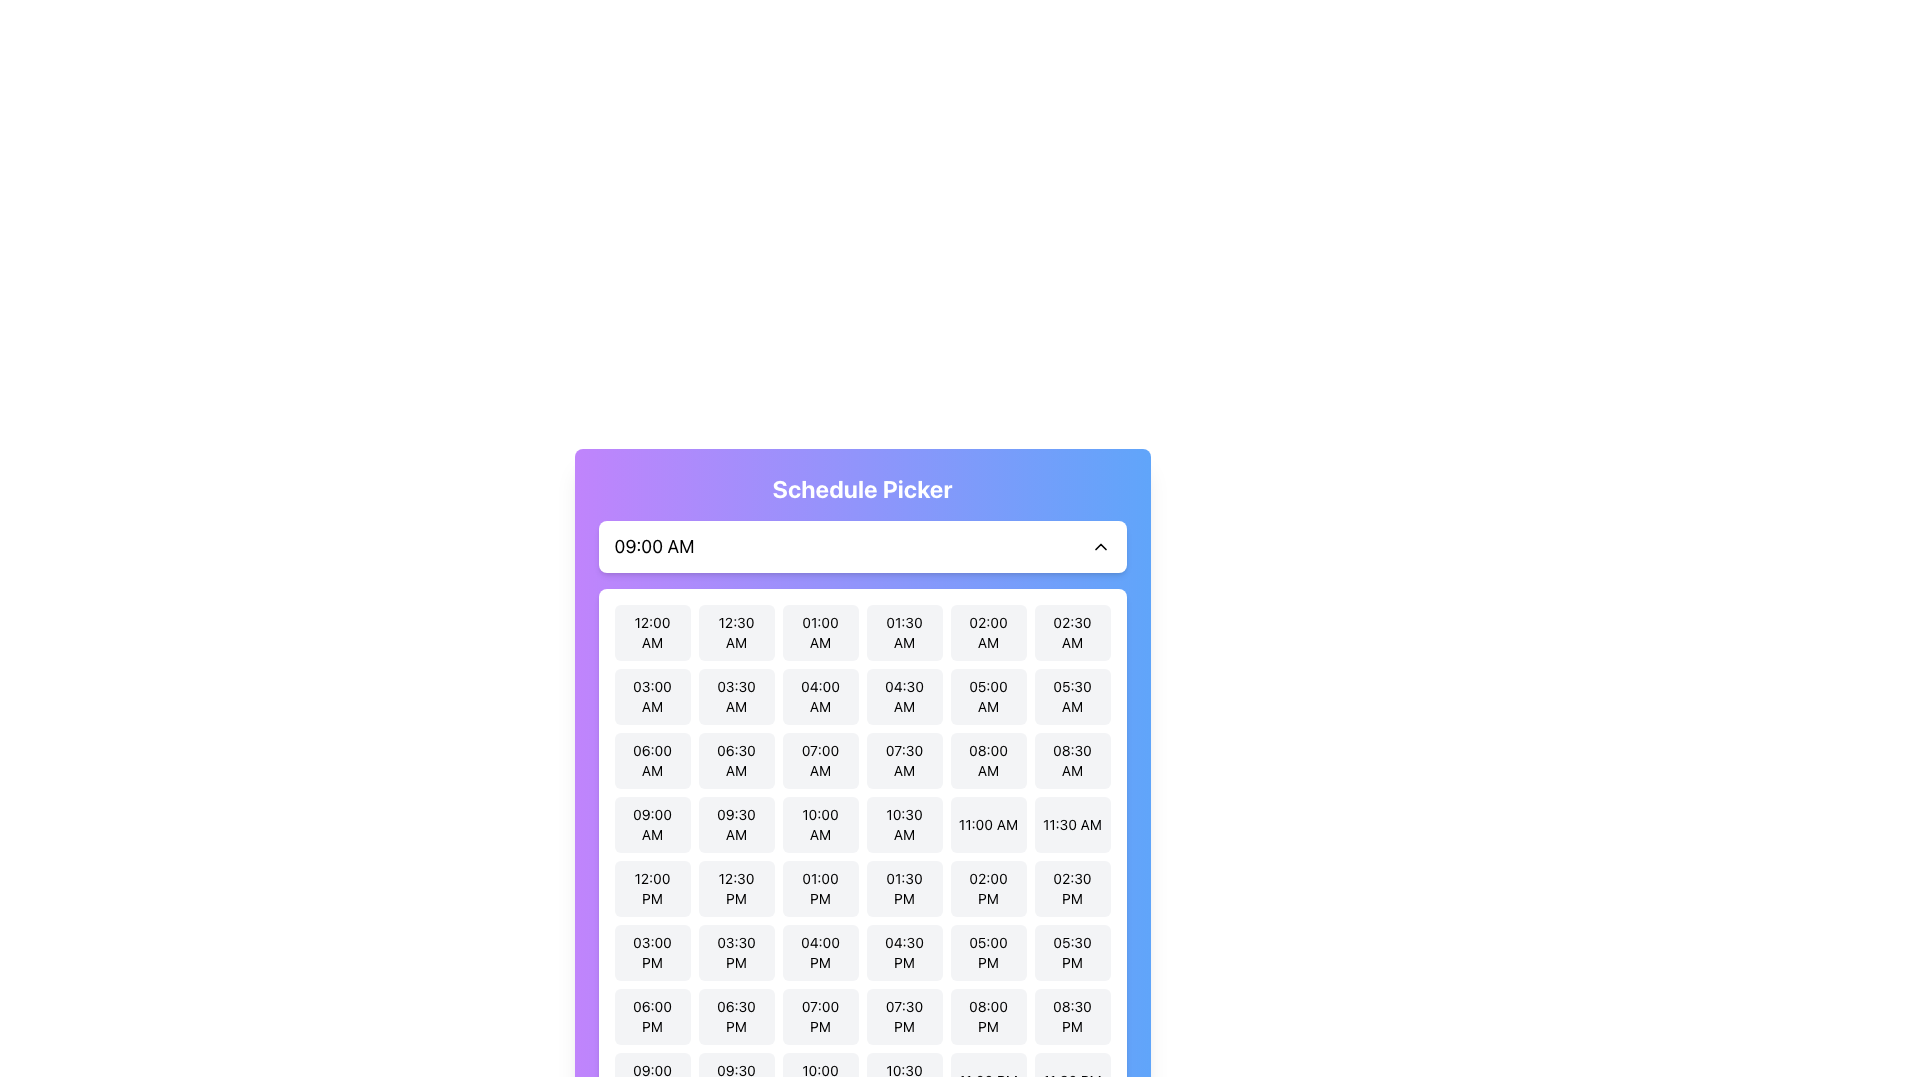 The image size is (1920, 1080). What do you see at coordinates (903, 696) in the screenshot?
I see `the time selection button for '04:30 AM' located in the 4th row and 5th column of the 'Schedule Picker' grid` at bounding box center [903, 696].